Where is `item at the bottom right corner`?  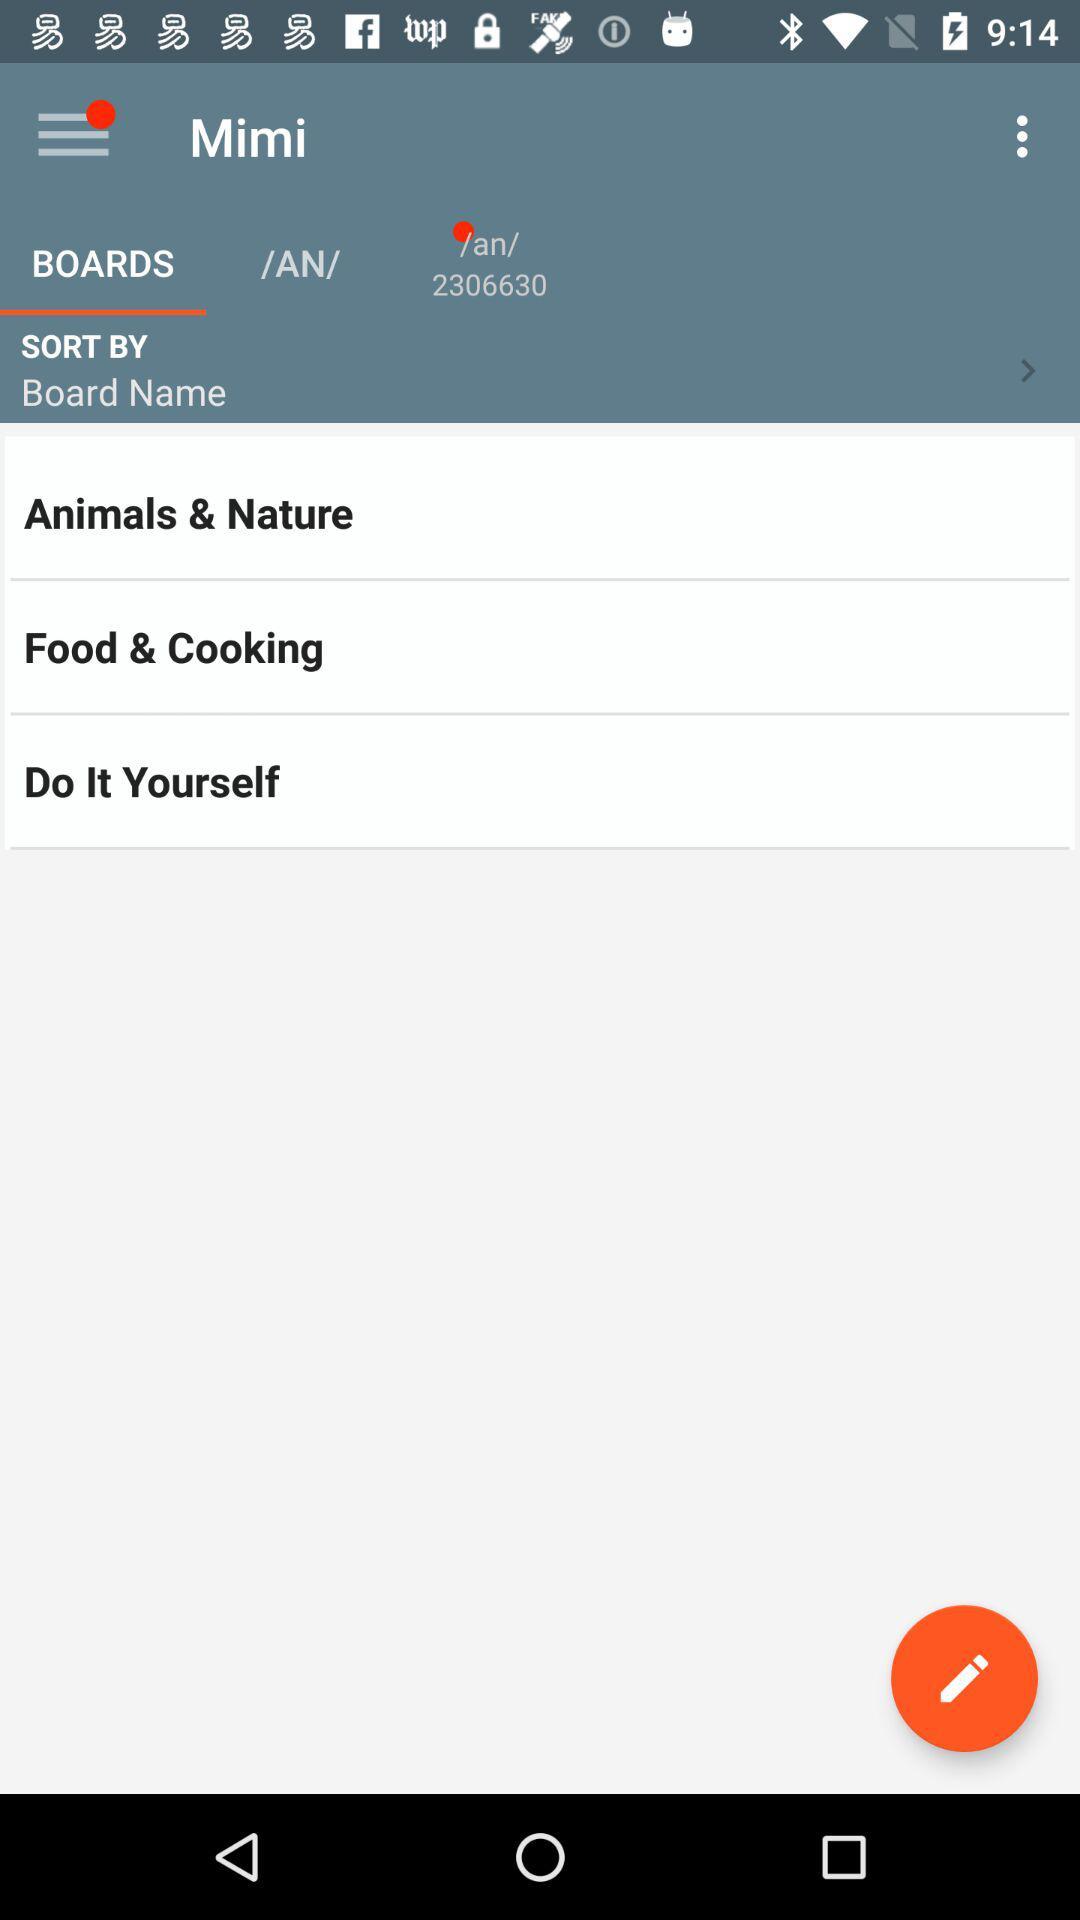
item at the bottom right corner is located at coordinates (963, 1678).